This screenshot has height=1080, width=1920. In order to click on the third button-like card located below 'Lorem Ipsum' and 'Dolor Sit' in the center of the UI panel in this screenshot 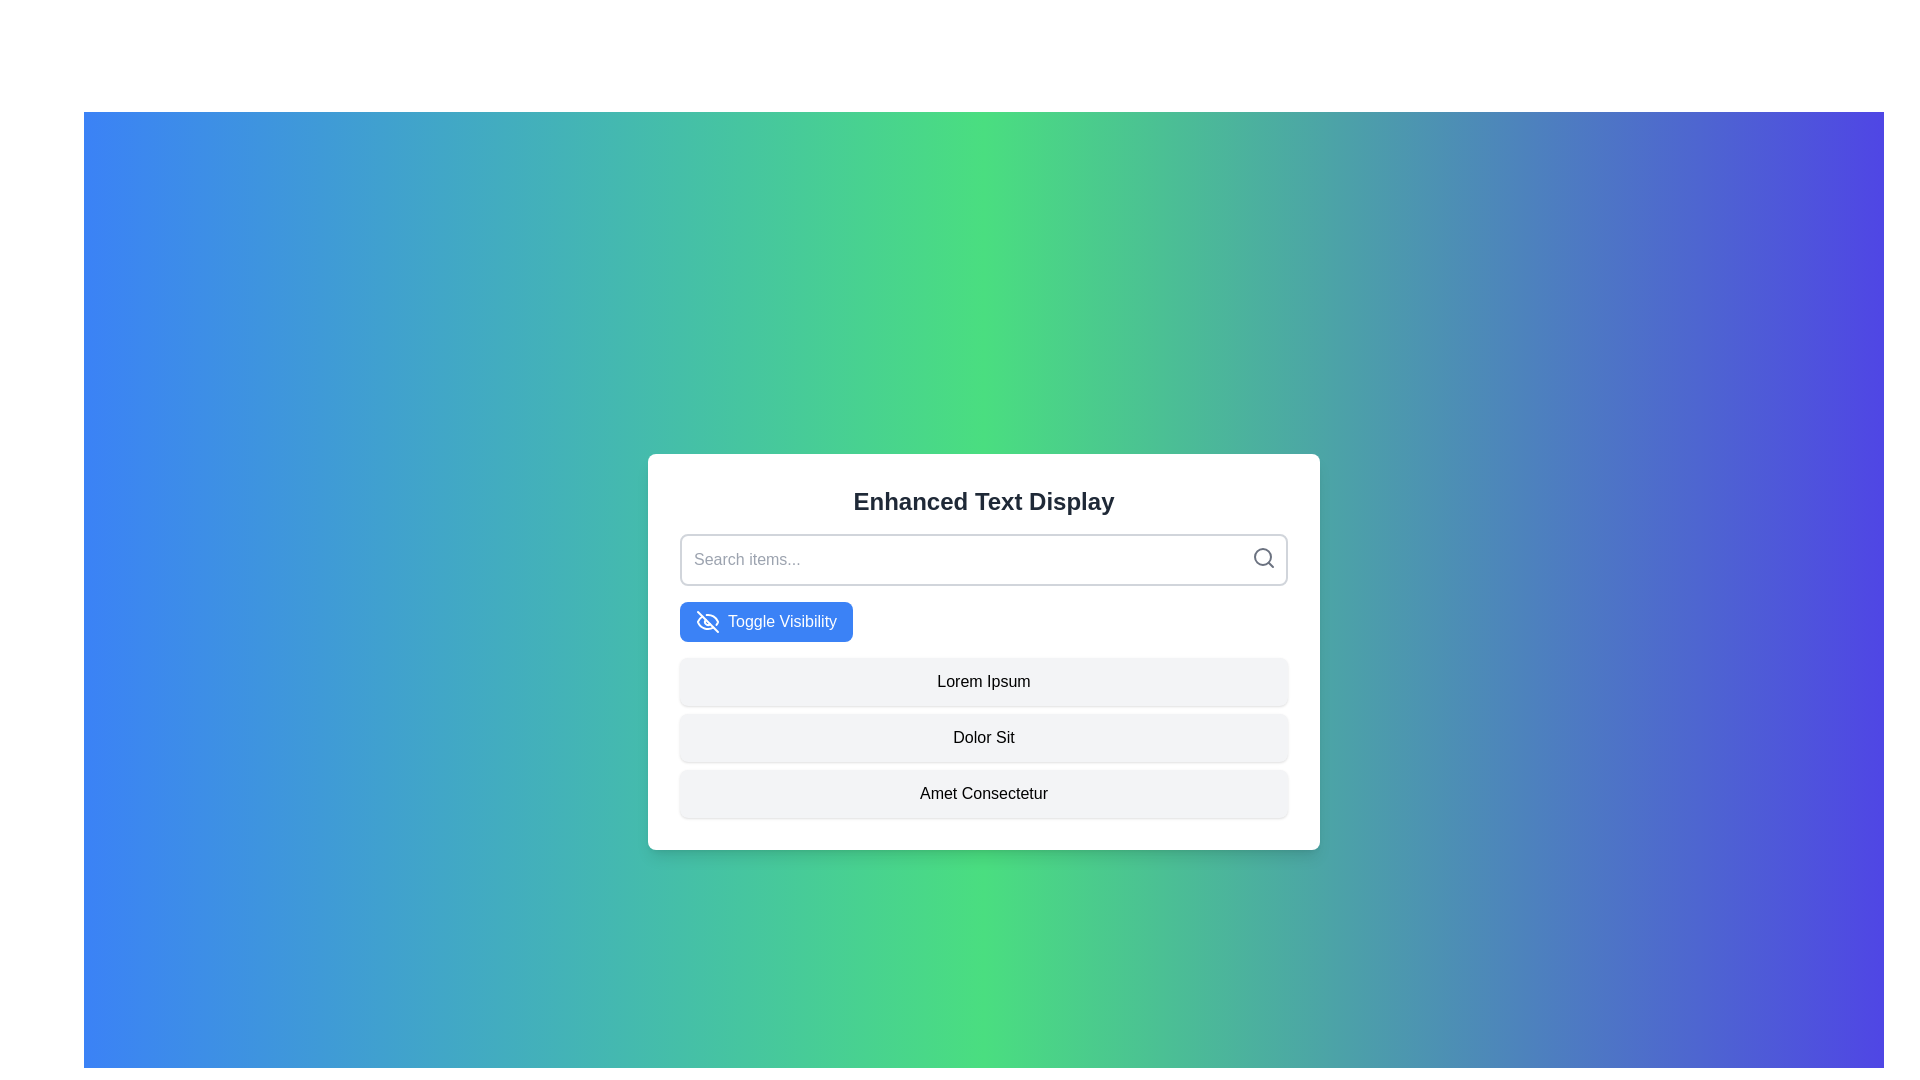, I will do `click(983, 793)`.